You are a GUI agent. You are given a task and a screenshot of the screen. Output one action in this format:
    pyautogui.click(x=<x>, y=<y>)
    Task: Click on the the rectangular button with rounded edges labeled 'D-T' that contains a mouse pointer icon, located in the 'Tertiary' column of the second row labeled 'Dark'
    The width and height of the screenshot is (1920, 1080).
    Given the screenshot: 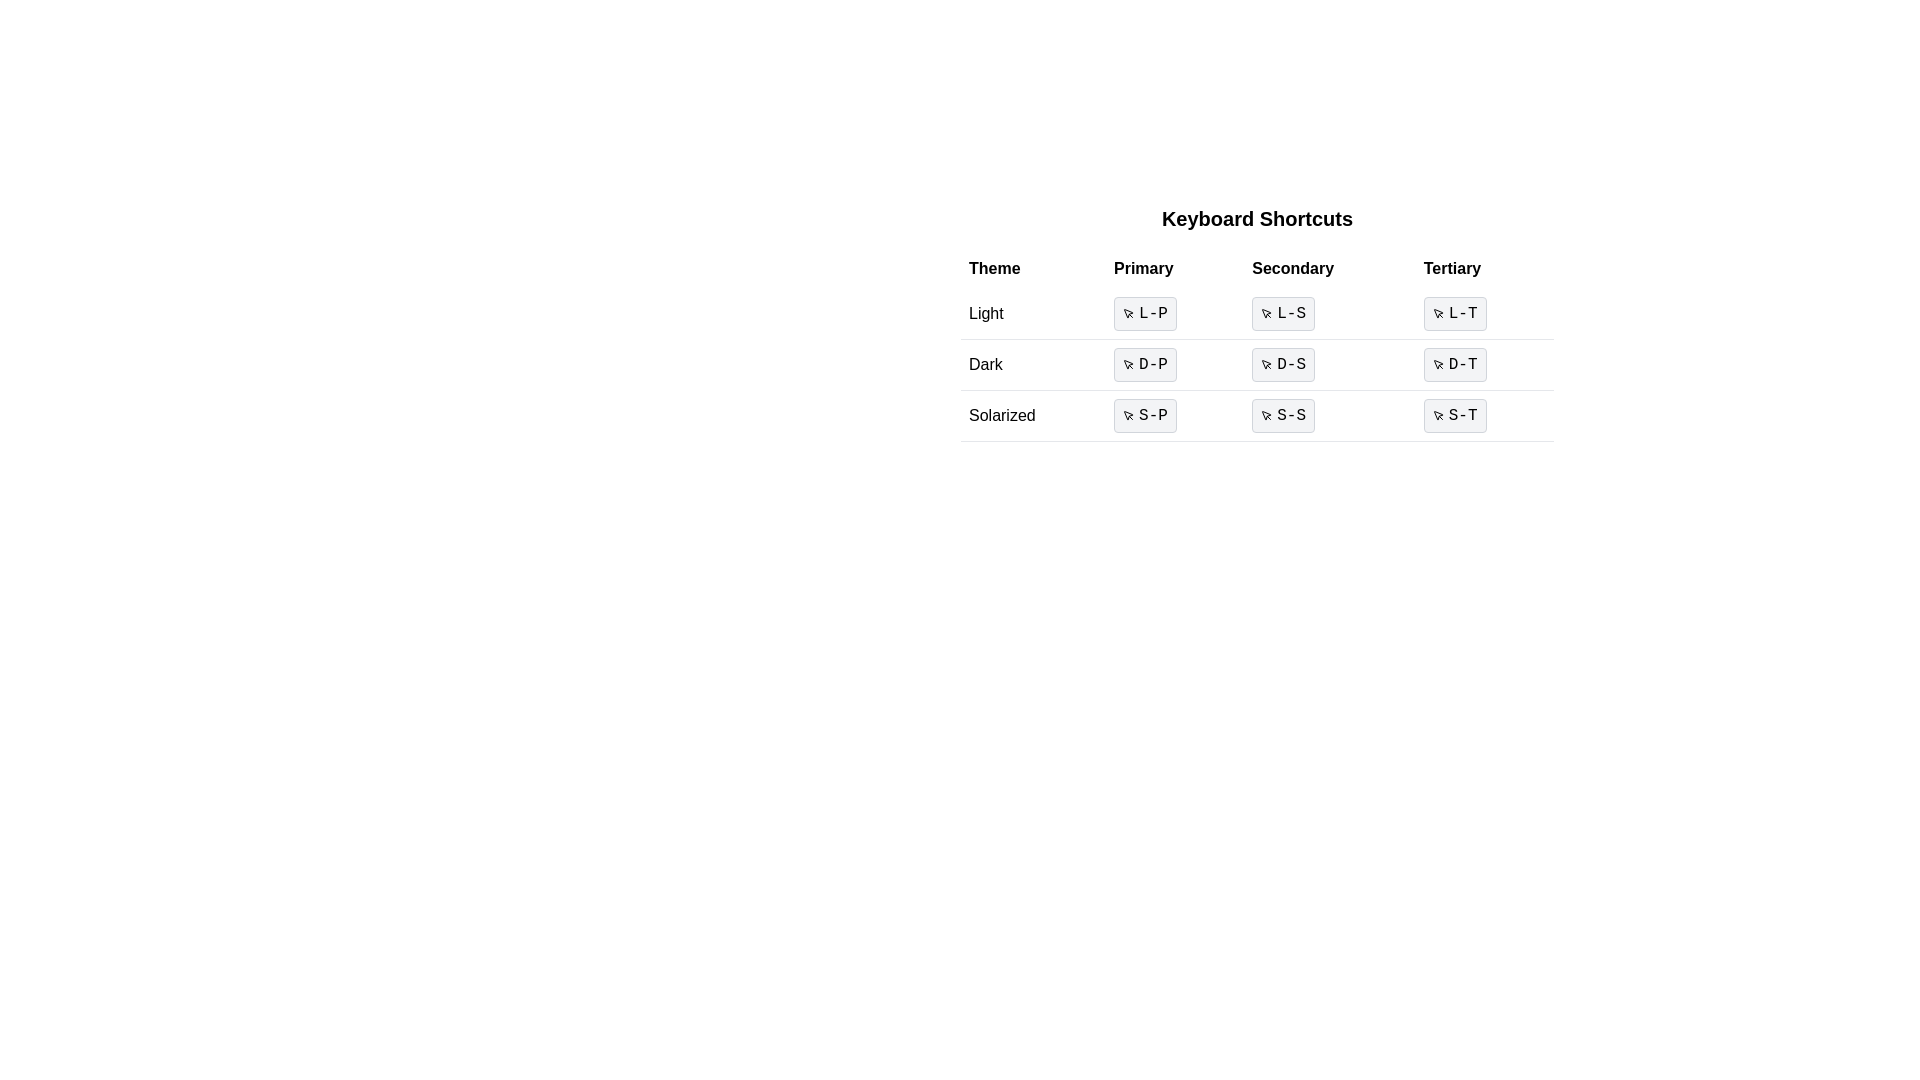 What is the action you would take?
    pyautogui.click(x=1454, y=365)
    